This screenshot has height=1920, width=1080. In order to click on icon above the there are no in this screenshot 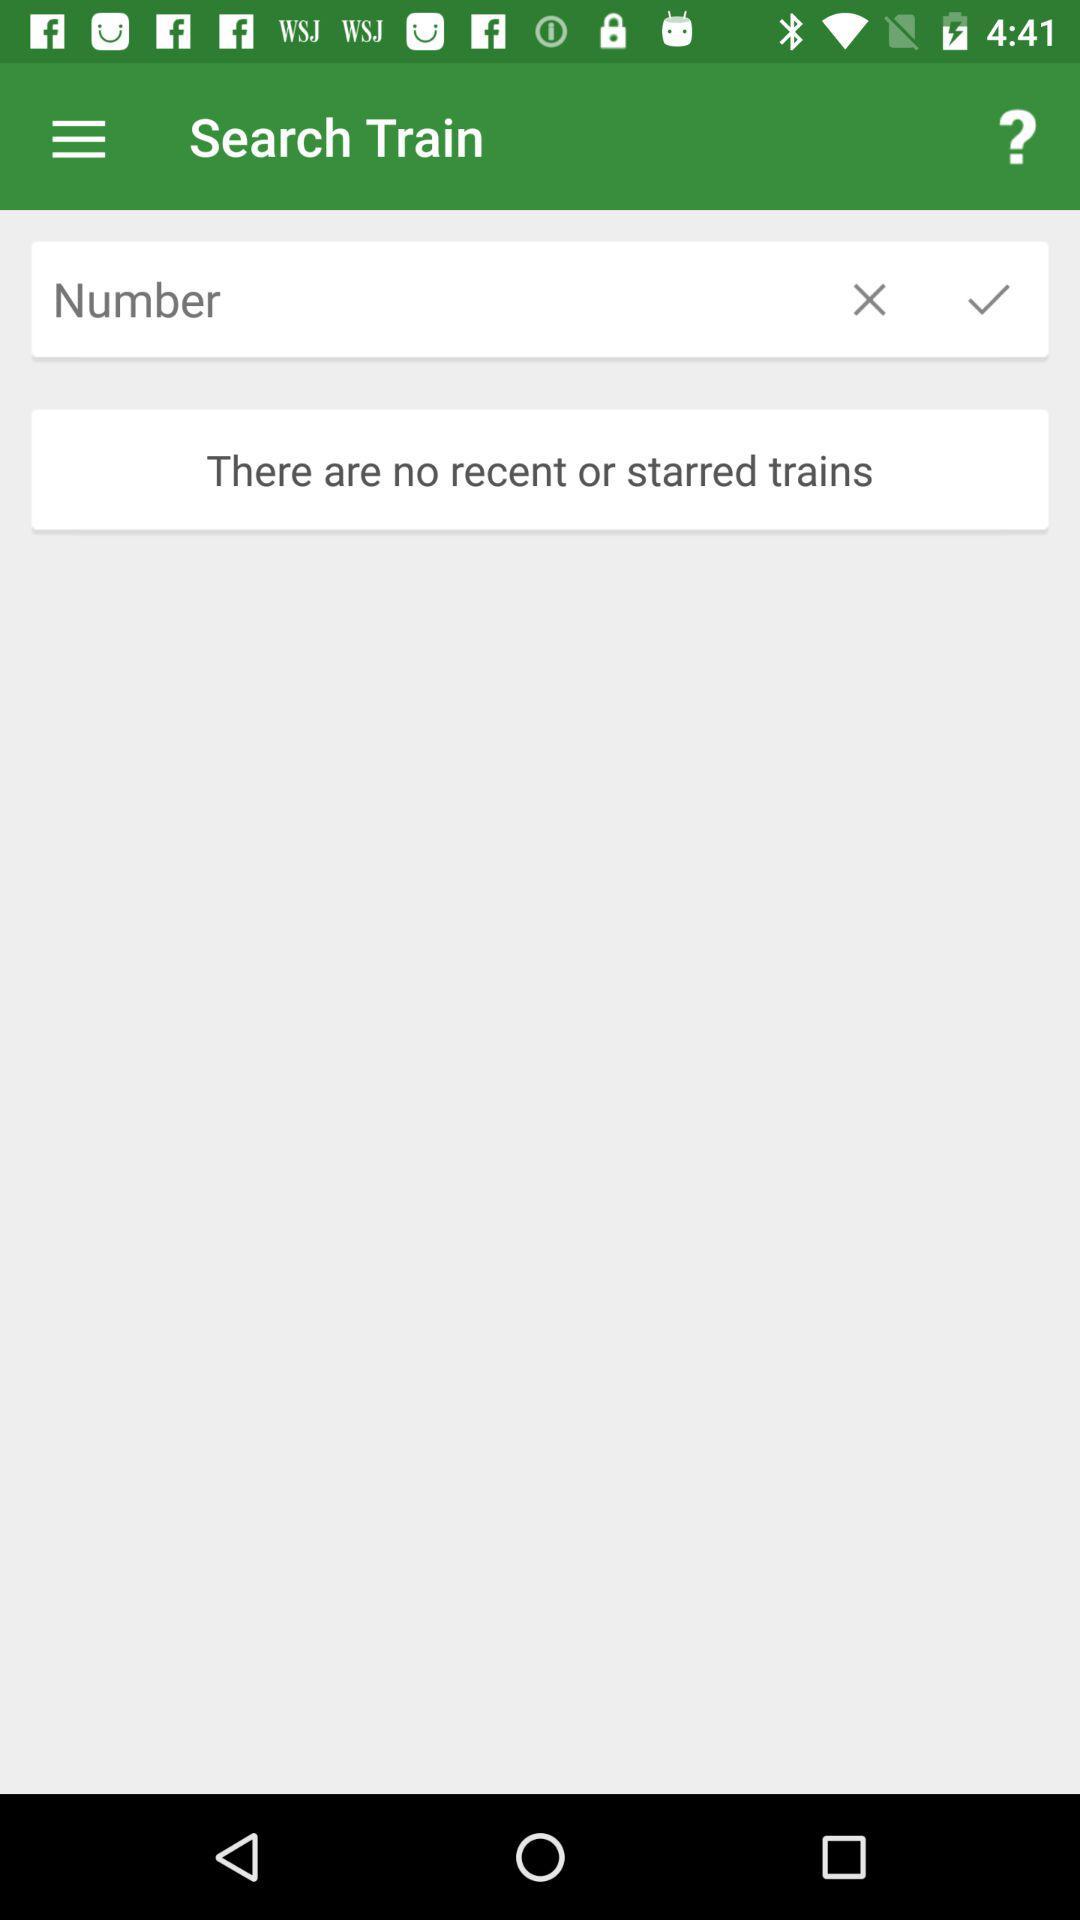, I will do `click(540, 292)`.